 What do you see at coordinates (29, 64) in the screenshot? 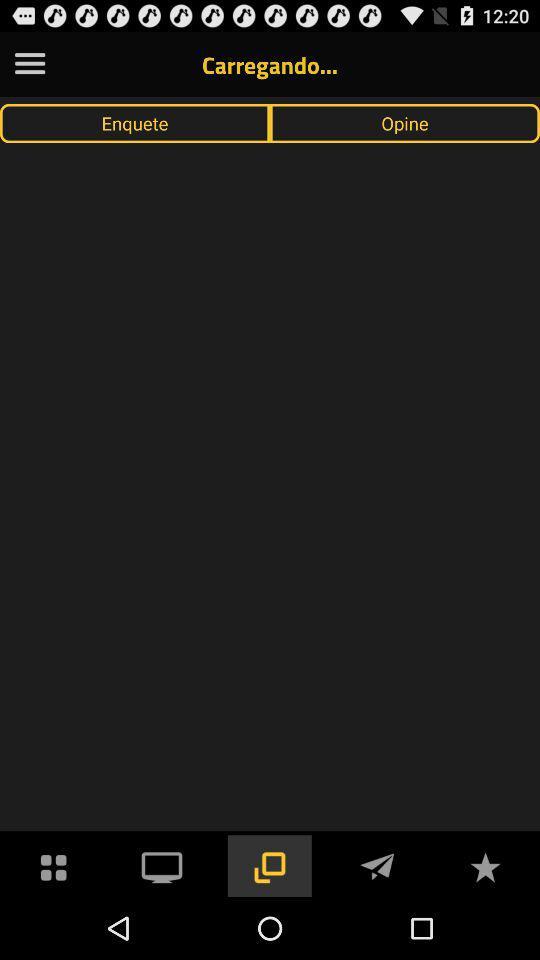
I see `the app to the left of carregando... item` at bounding box center [29, 64].